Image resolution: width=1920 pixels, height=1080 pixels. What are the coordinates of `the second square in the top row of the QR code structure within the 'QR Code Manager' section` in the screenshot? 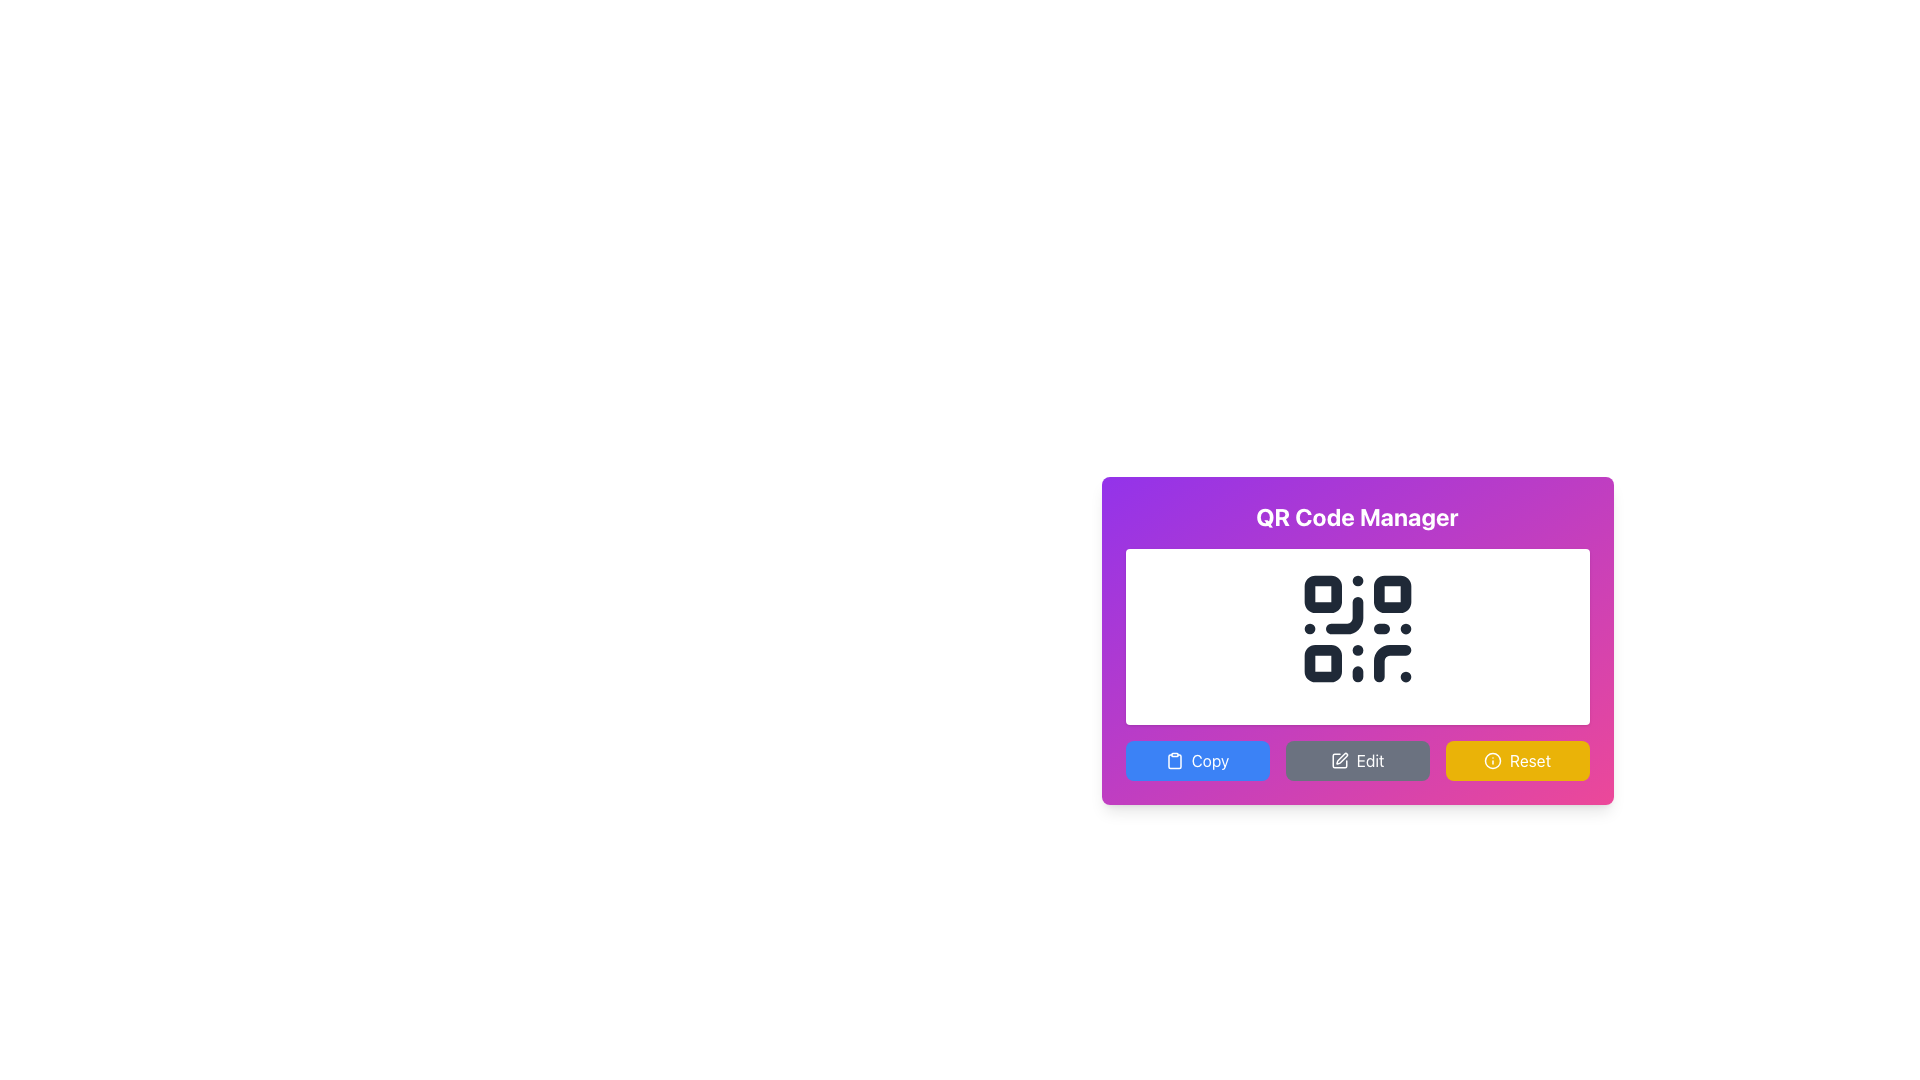 It's located at (1391, 593).